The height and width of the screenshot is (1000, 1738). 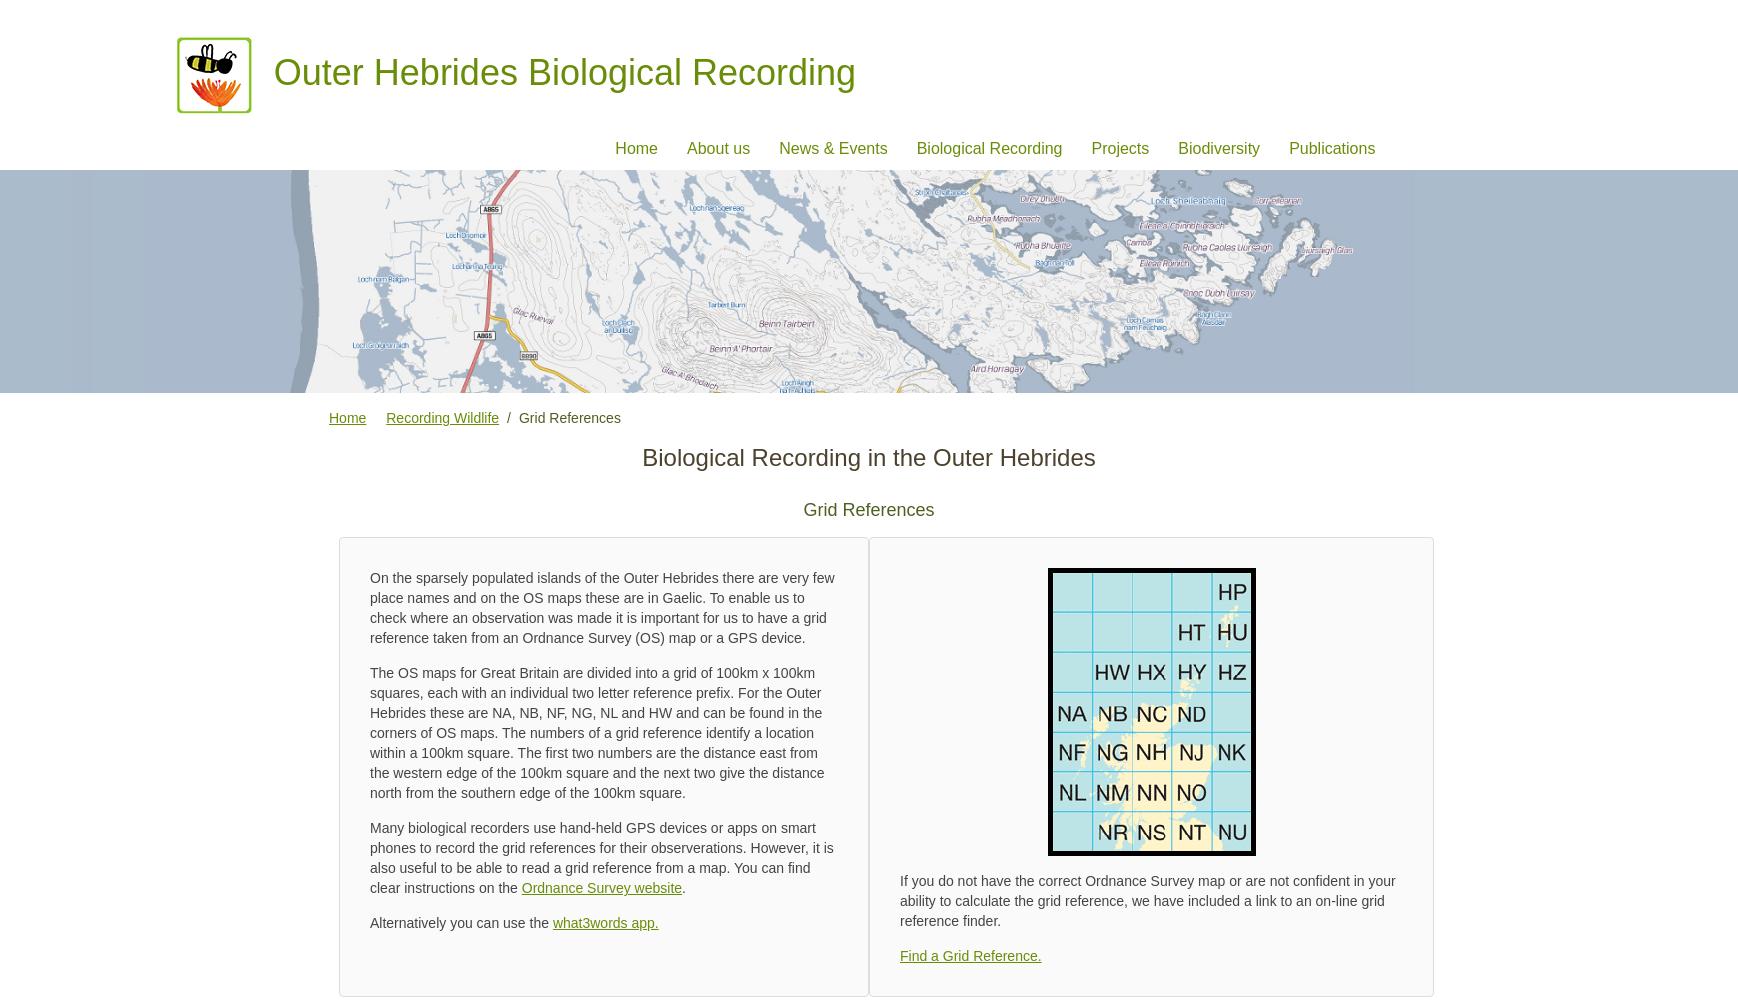 What do you see at coordinates (969, 955) in the screenshot?
I see `'Find a Grid Reference.'` at bounding box center [969, 955].